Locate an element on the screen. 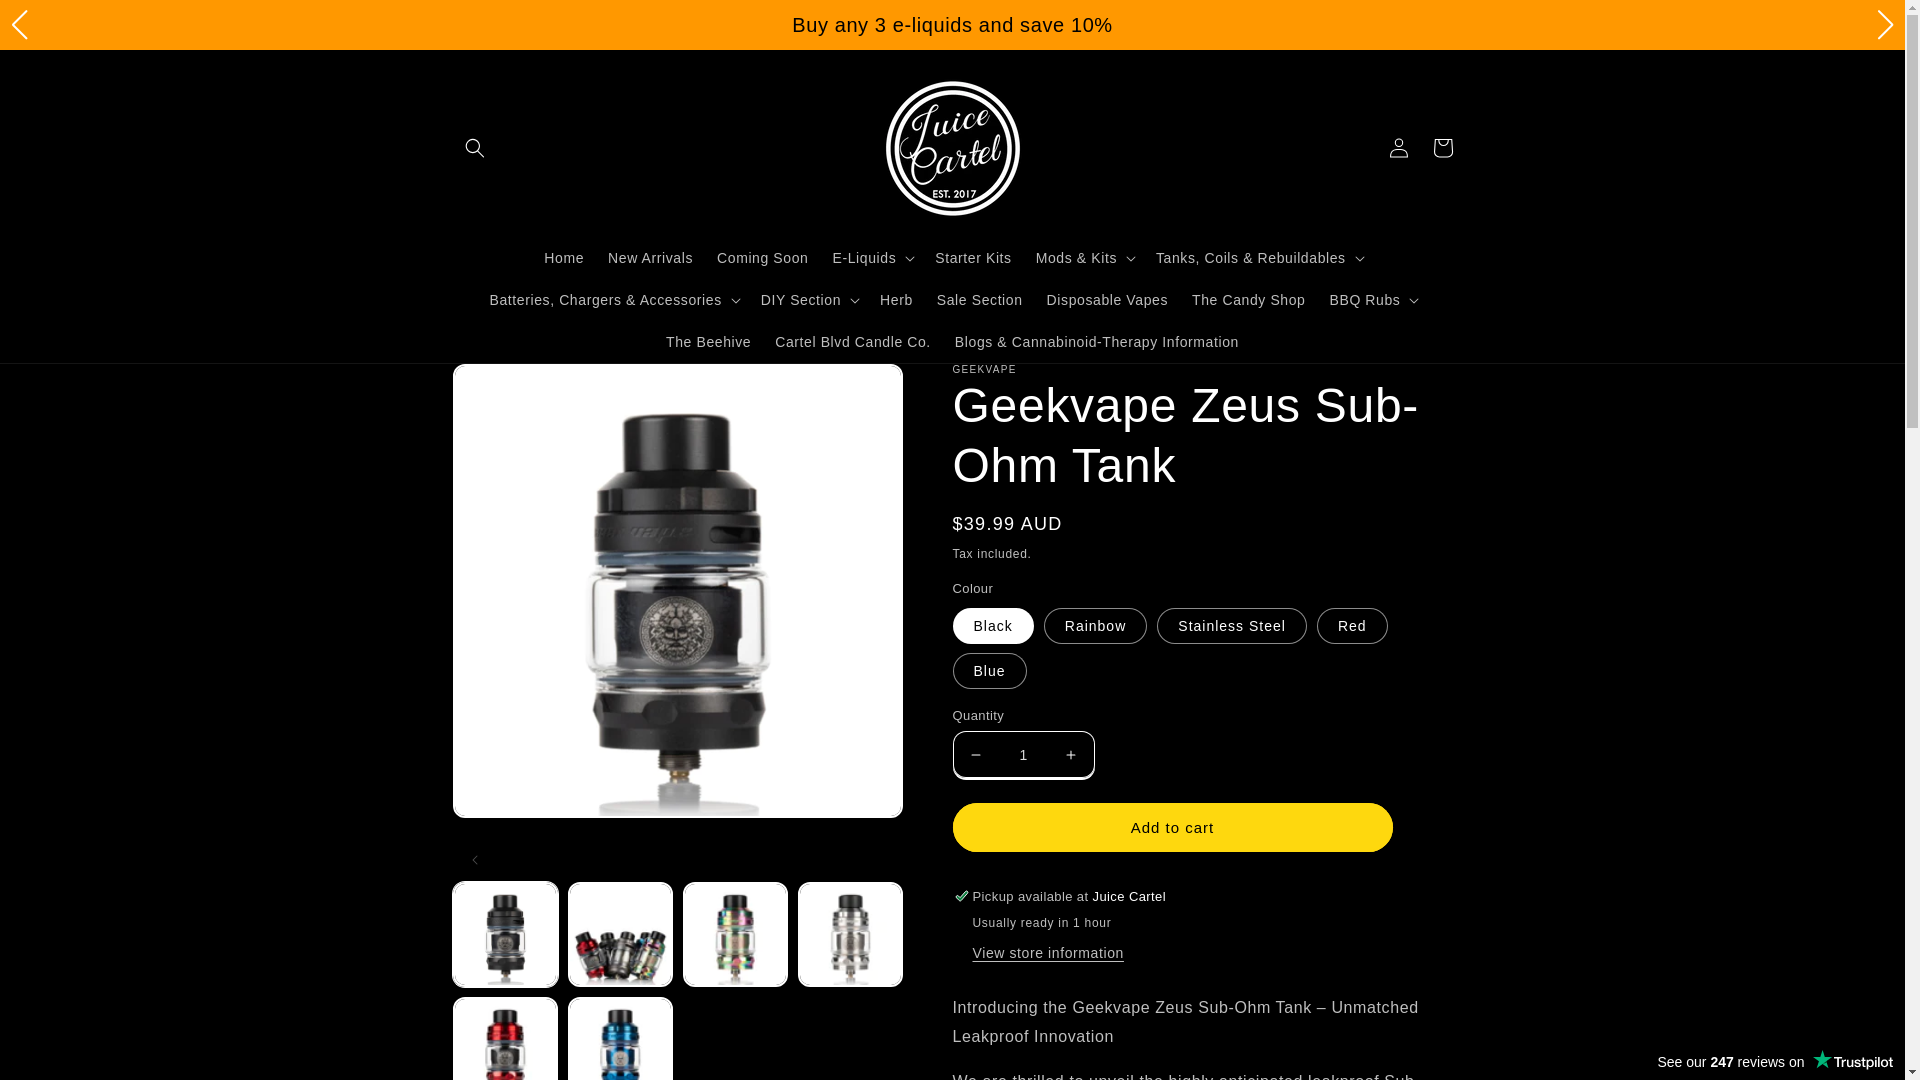 This screenshot has height=1080, width=1920. 'Herb' is located at coordinates (895, 300).